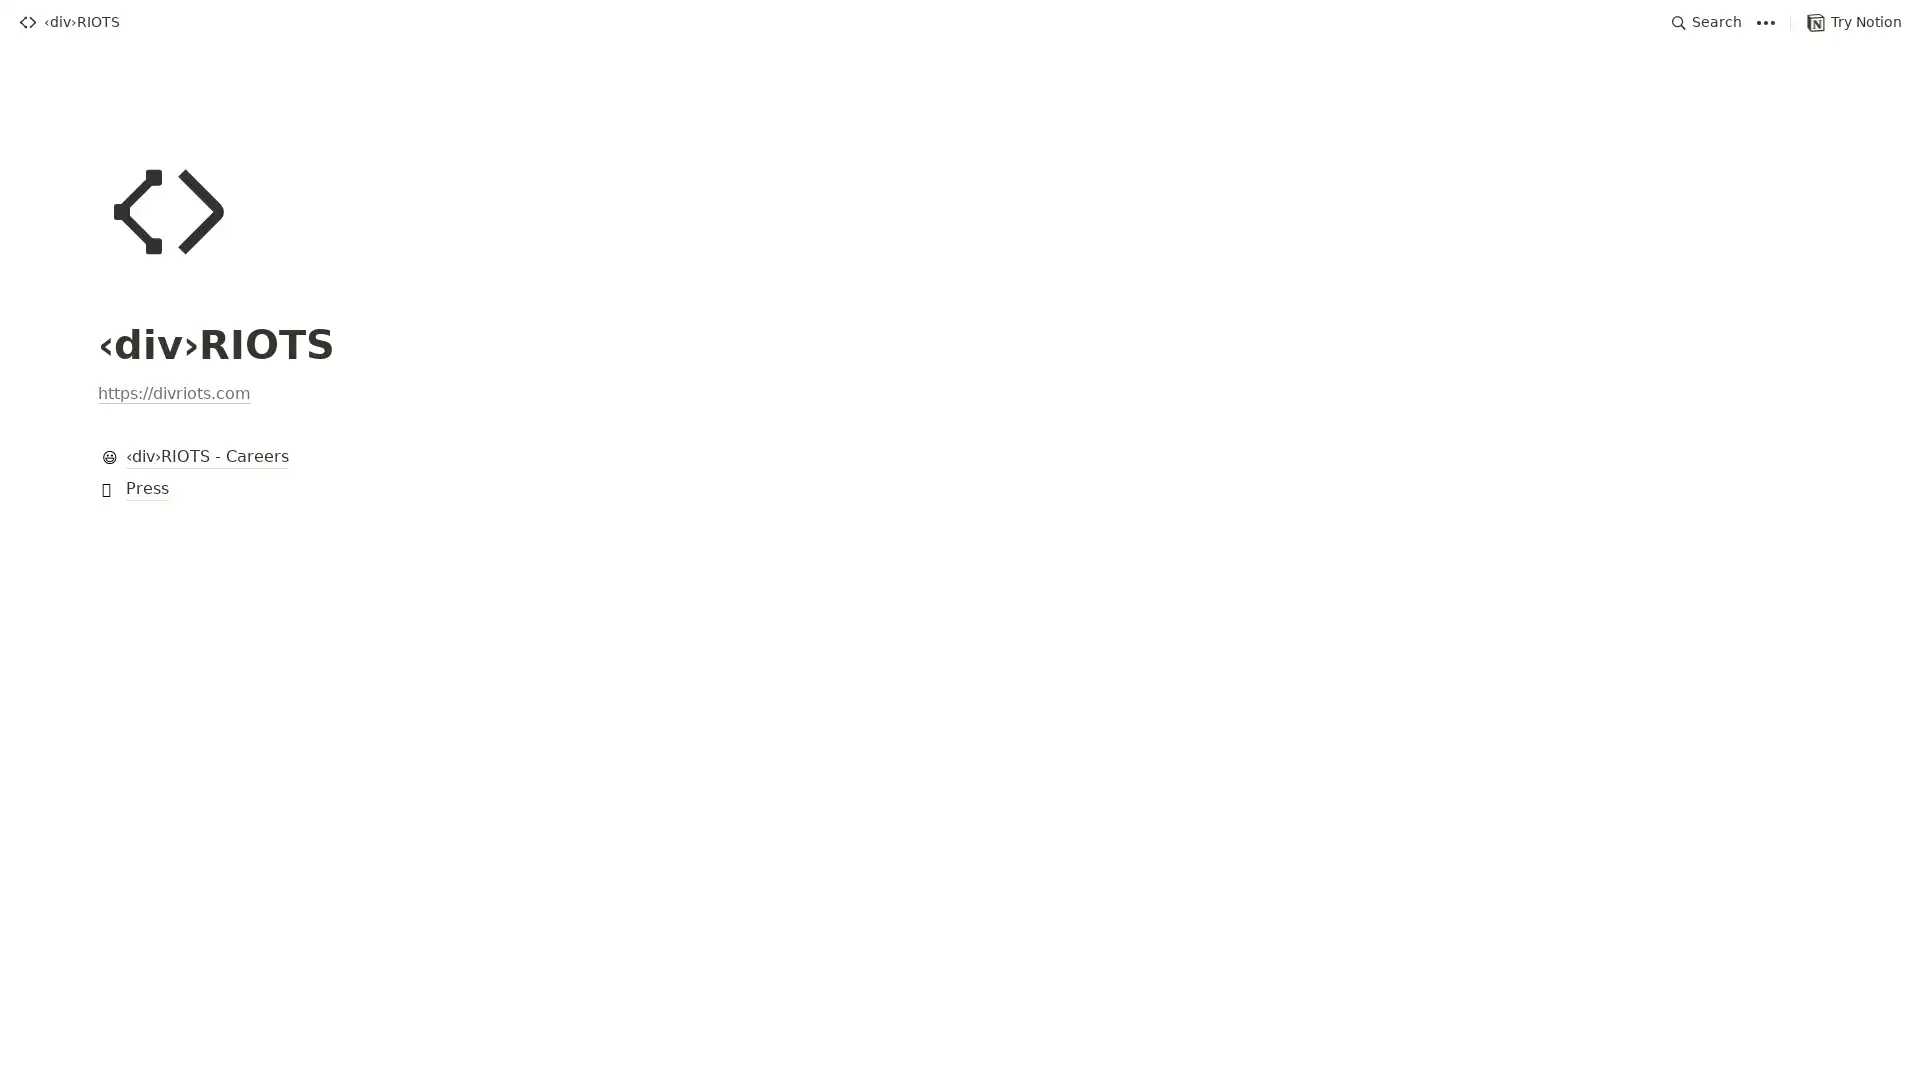 The height and width of the screenshot is (1080, 1920). I want to click on divRIOTS, so click(68, 22).